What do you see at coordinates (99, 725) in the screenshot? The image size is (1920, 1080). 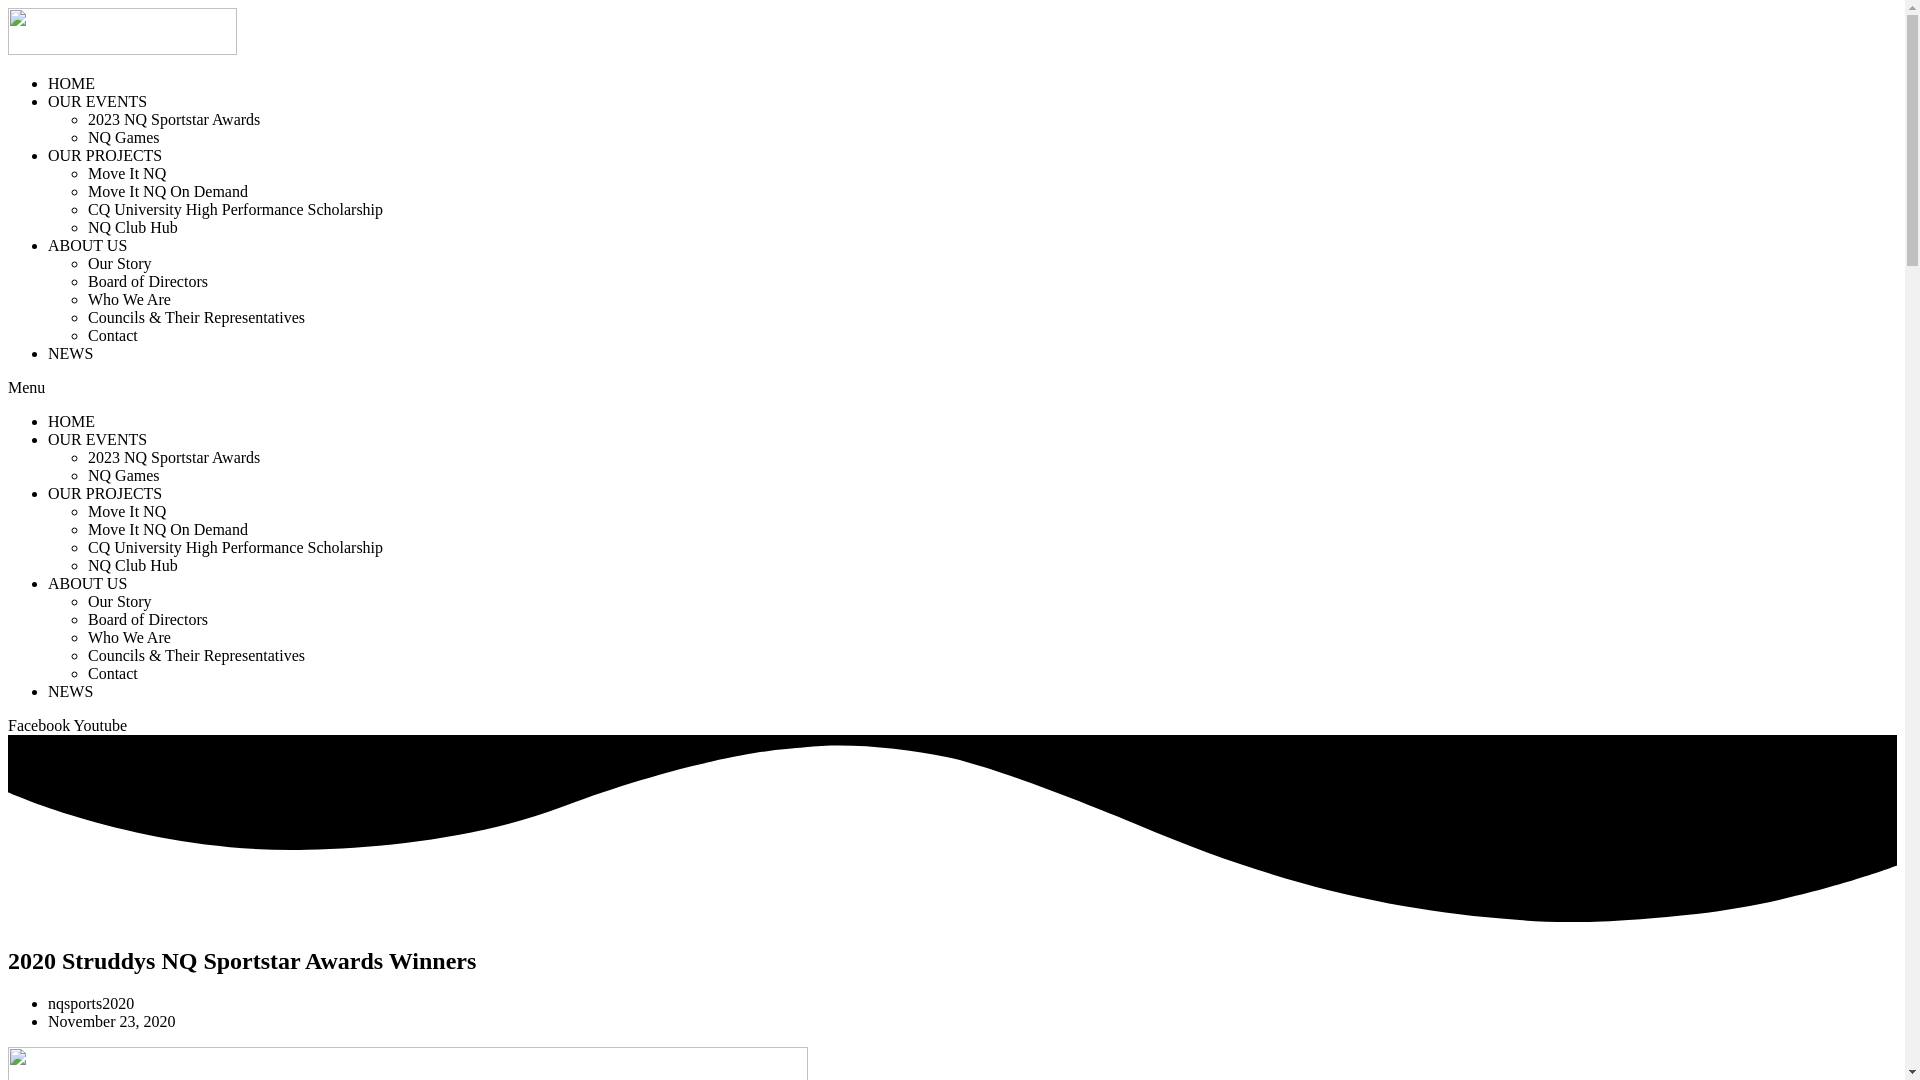 I see `'Youtube'` at bounding box center [99, 725].